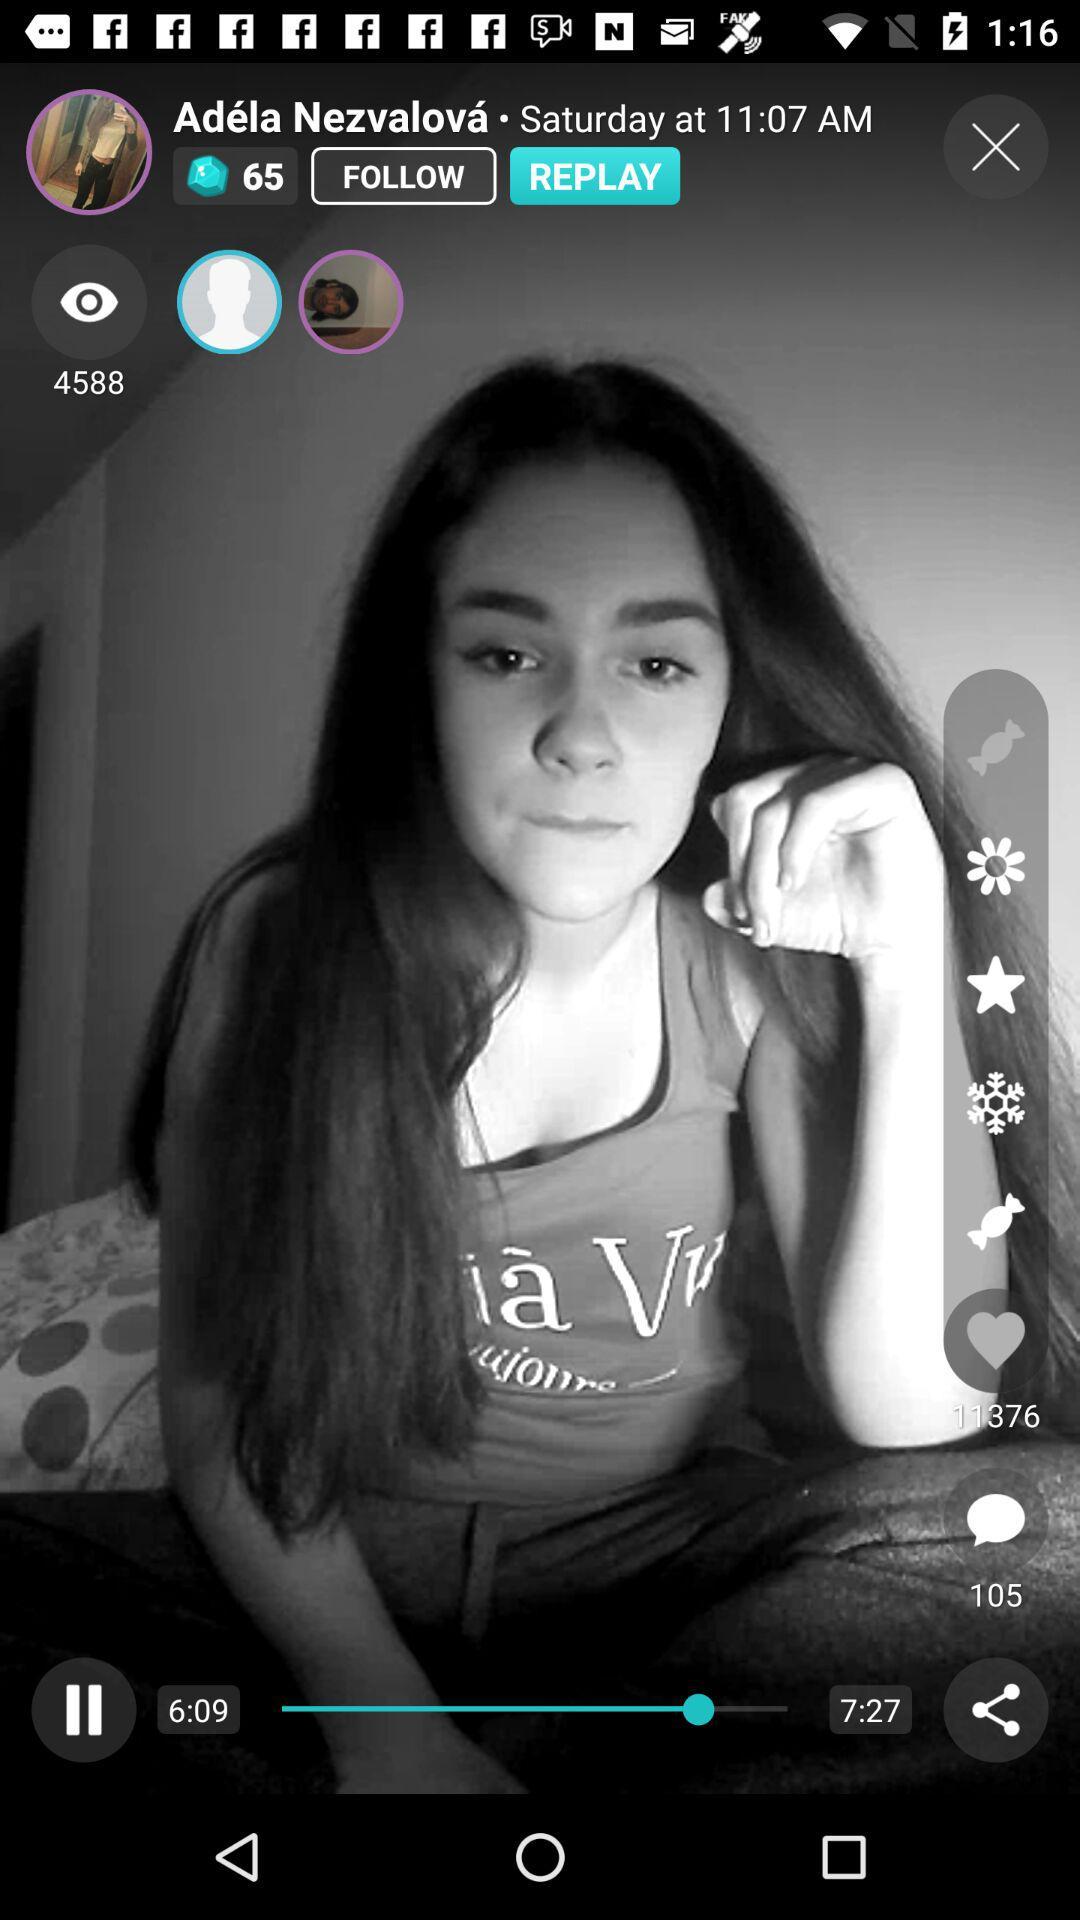 This screenshot has height=1920, width=1080. What do you see at coordinates (83, 1708) in the screenshot?
I see `the pause icon` at bounding box center [83, 1708].